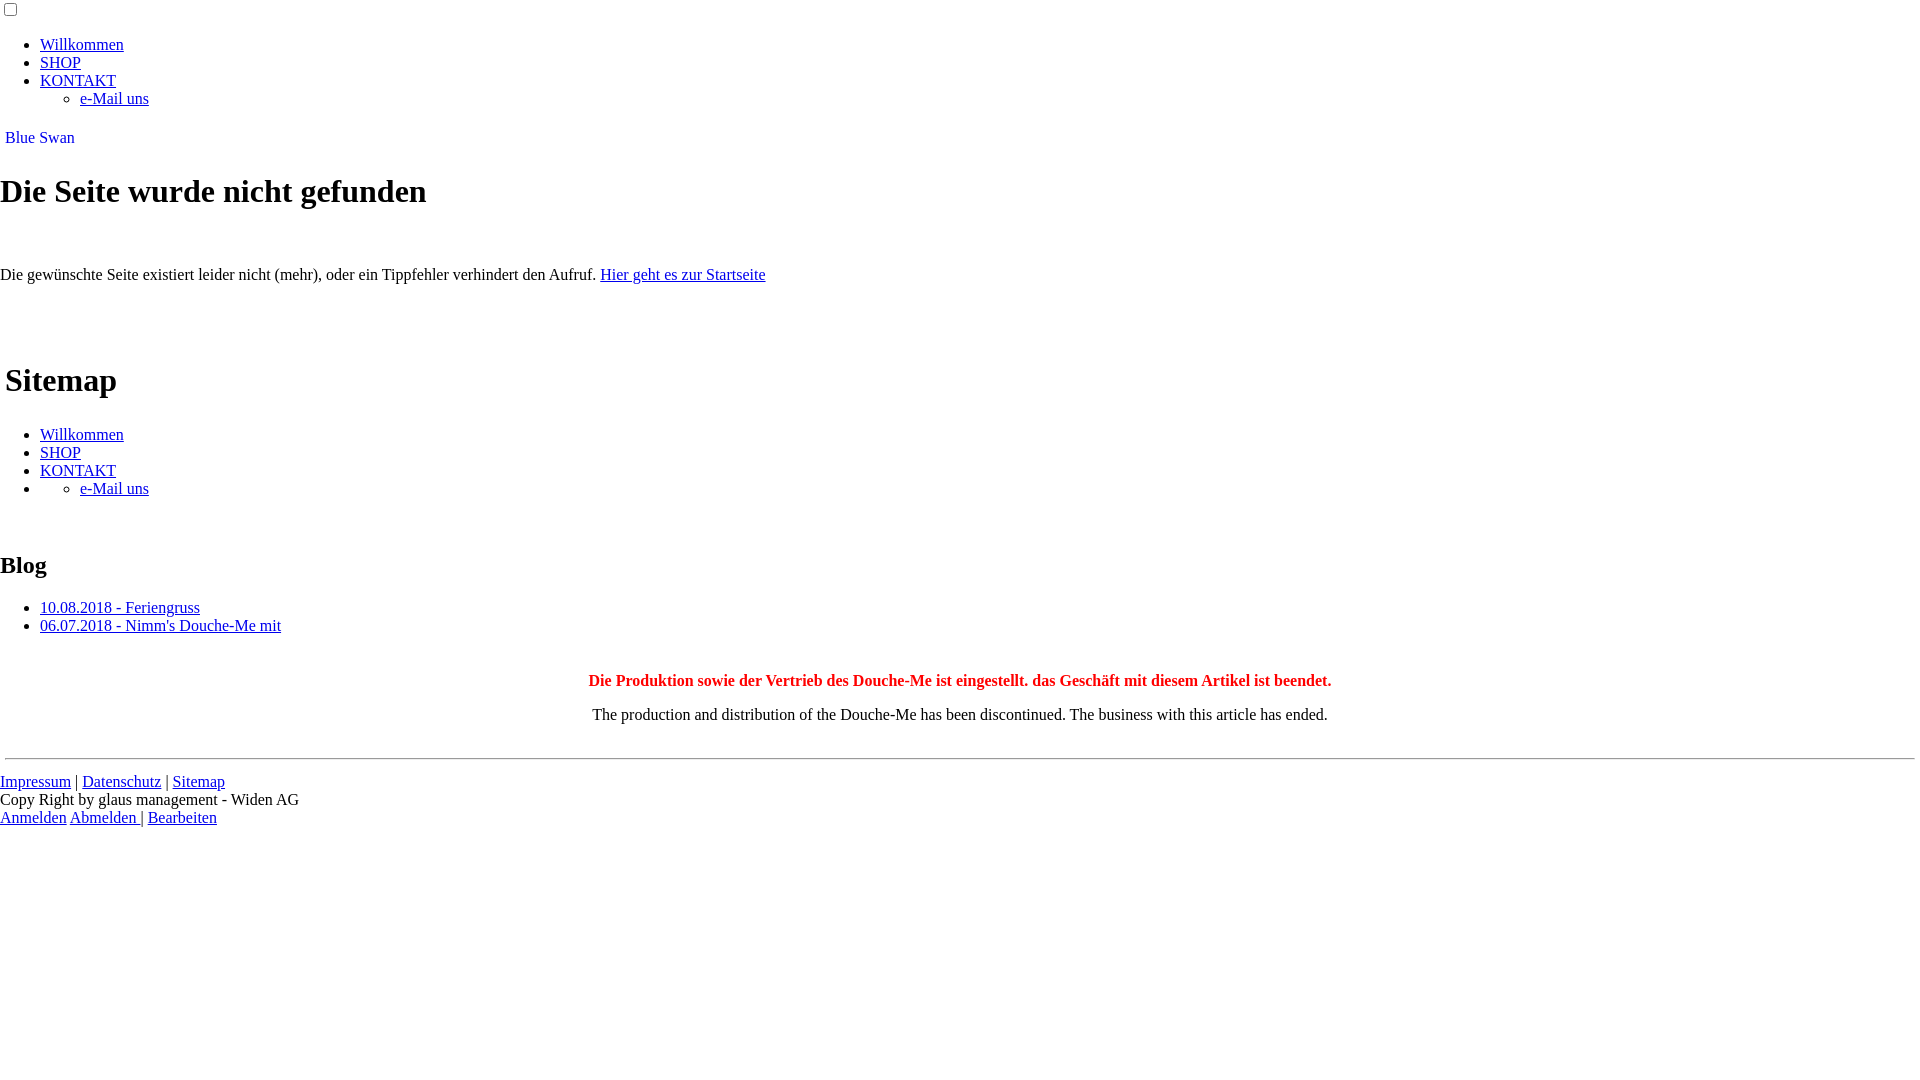 This screenshot has width=1920, height=1080. What do you see at coordinates (682, 274) in the screenshot?
I see `'Hier geht es zur Startseite'` at bounding box center [682, 274].